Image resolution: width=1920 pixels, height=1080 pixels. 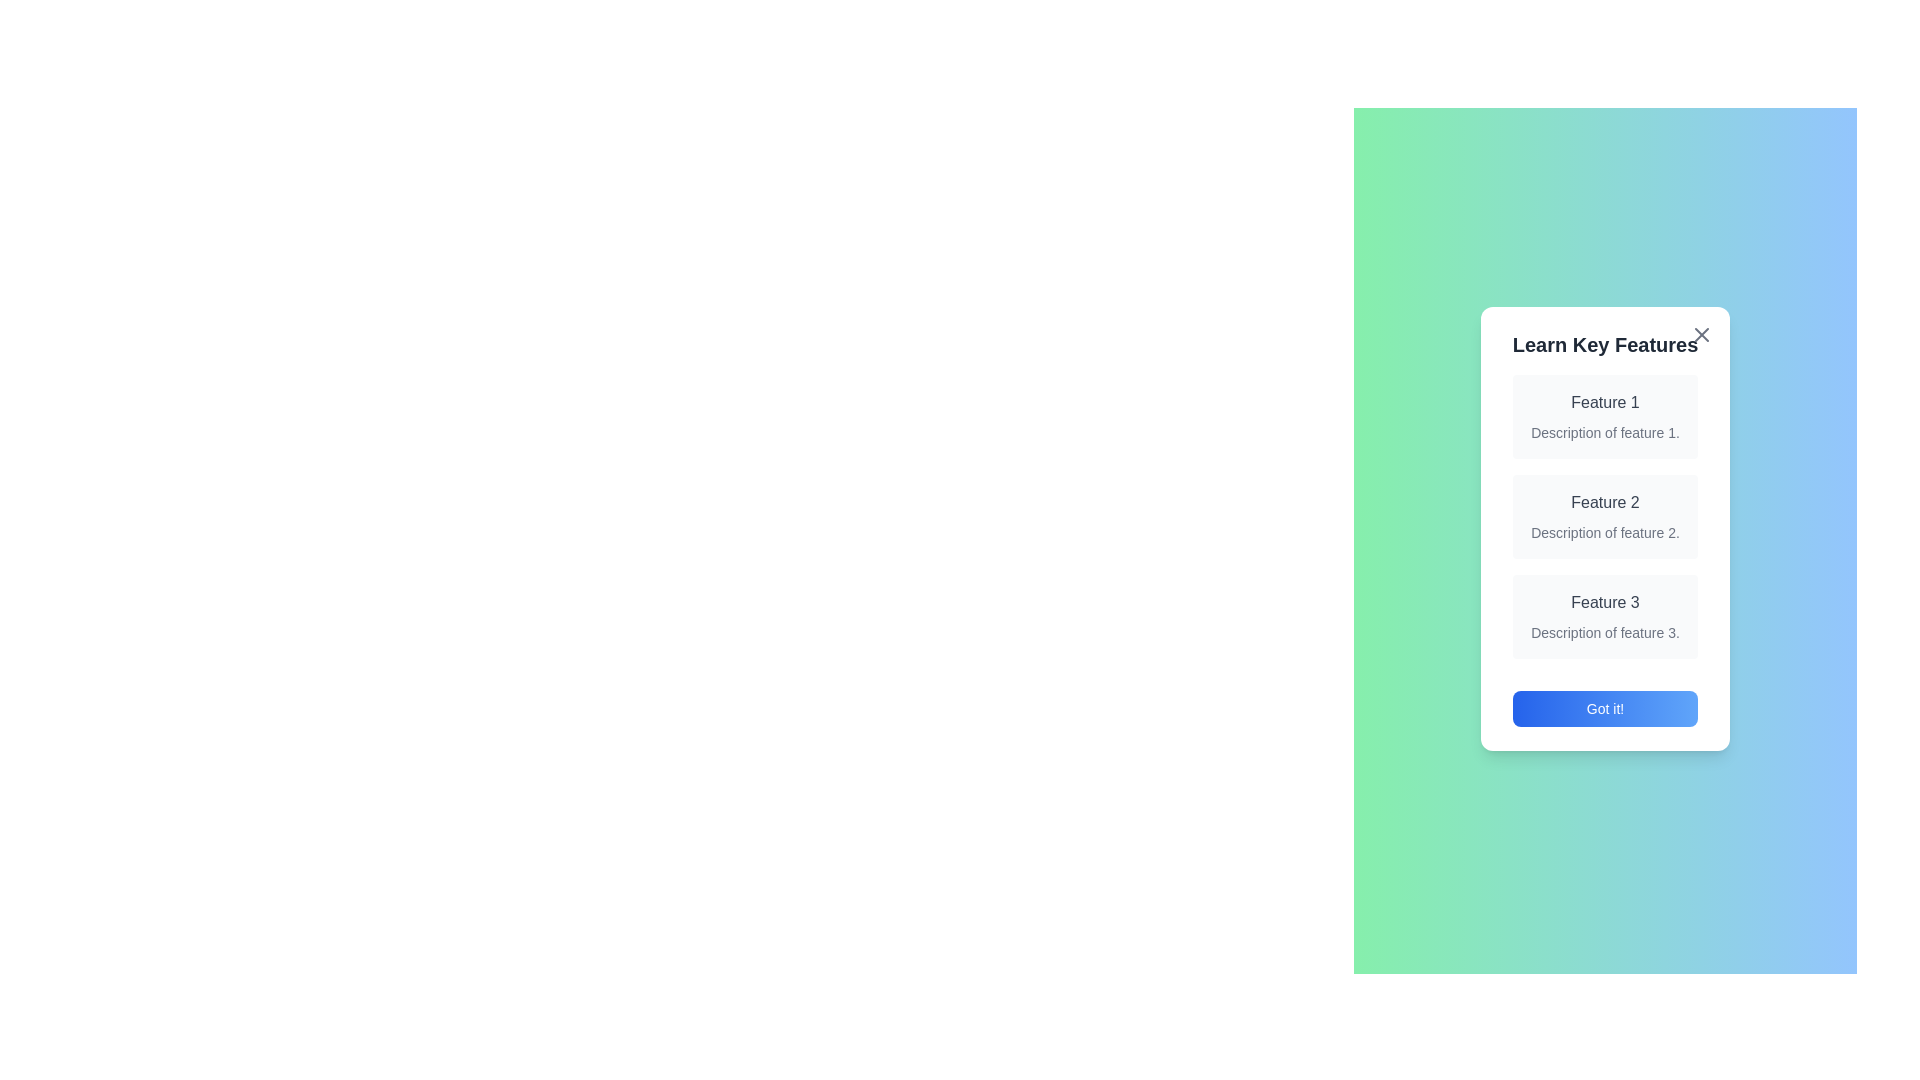 What do you see at coordinates (1701, 334) in the screenshot?
I see `'X' button at the top-right corner of the modal to close it` at bounding box center [1701, 334].